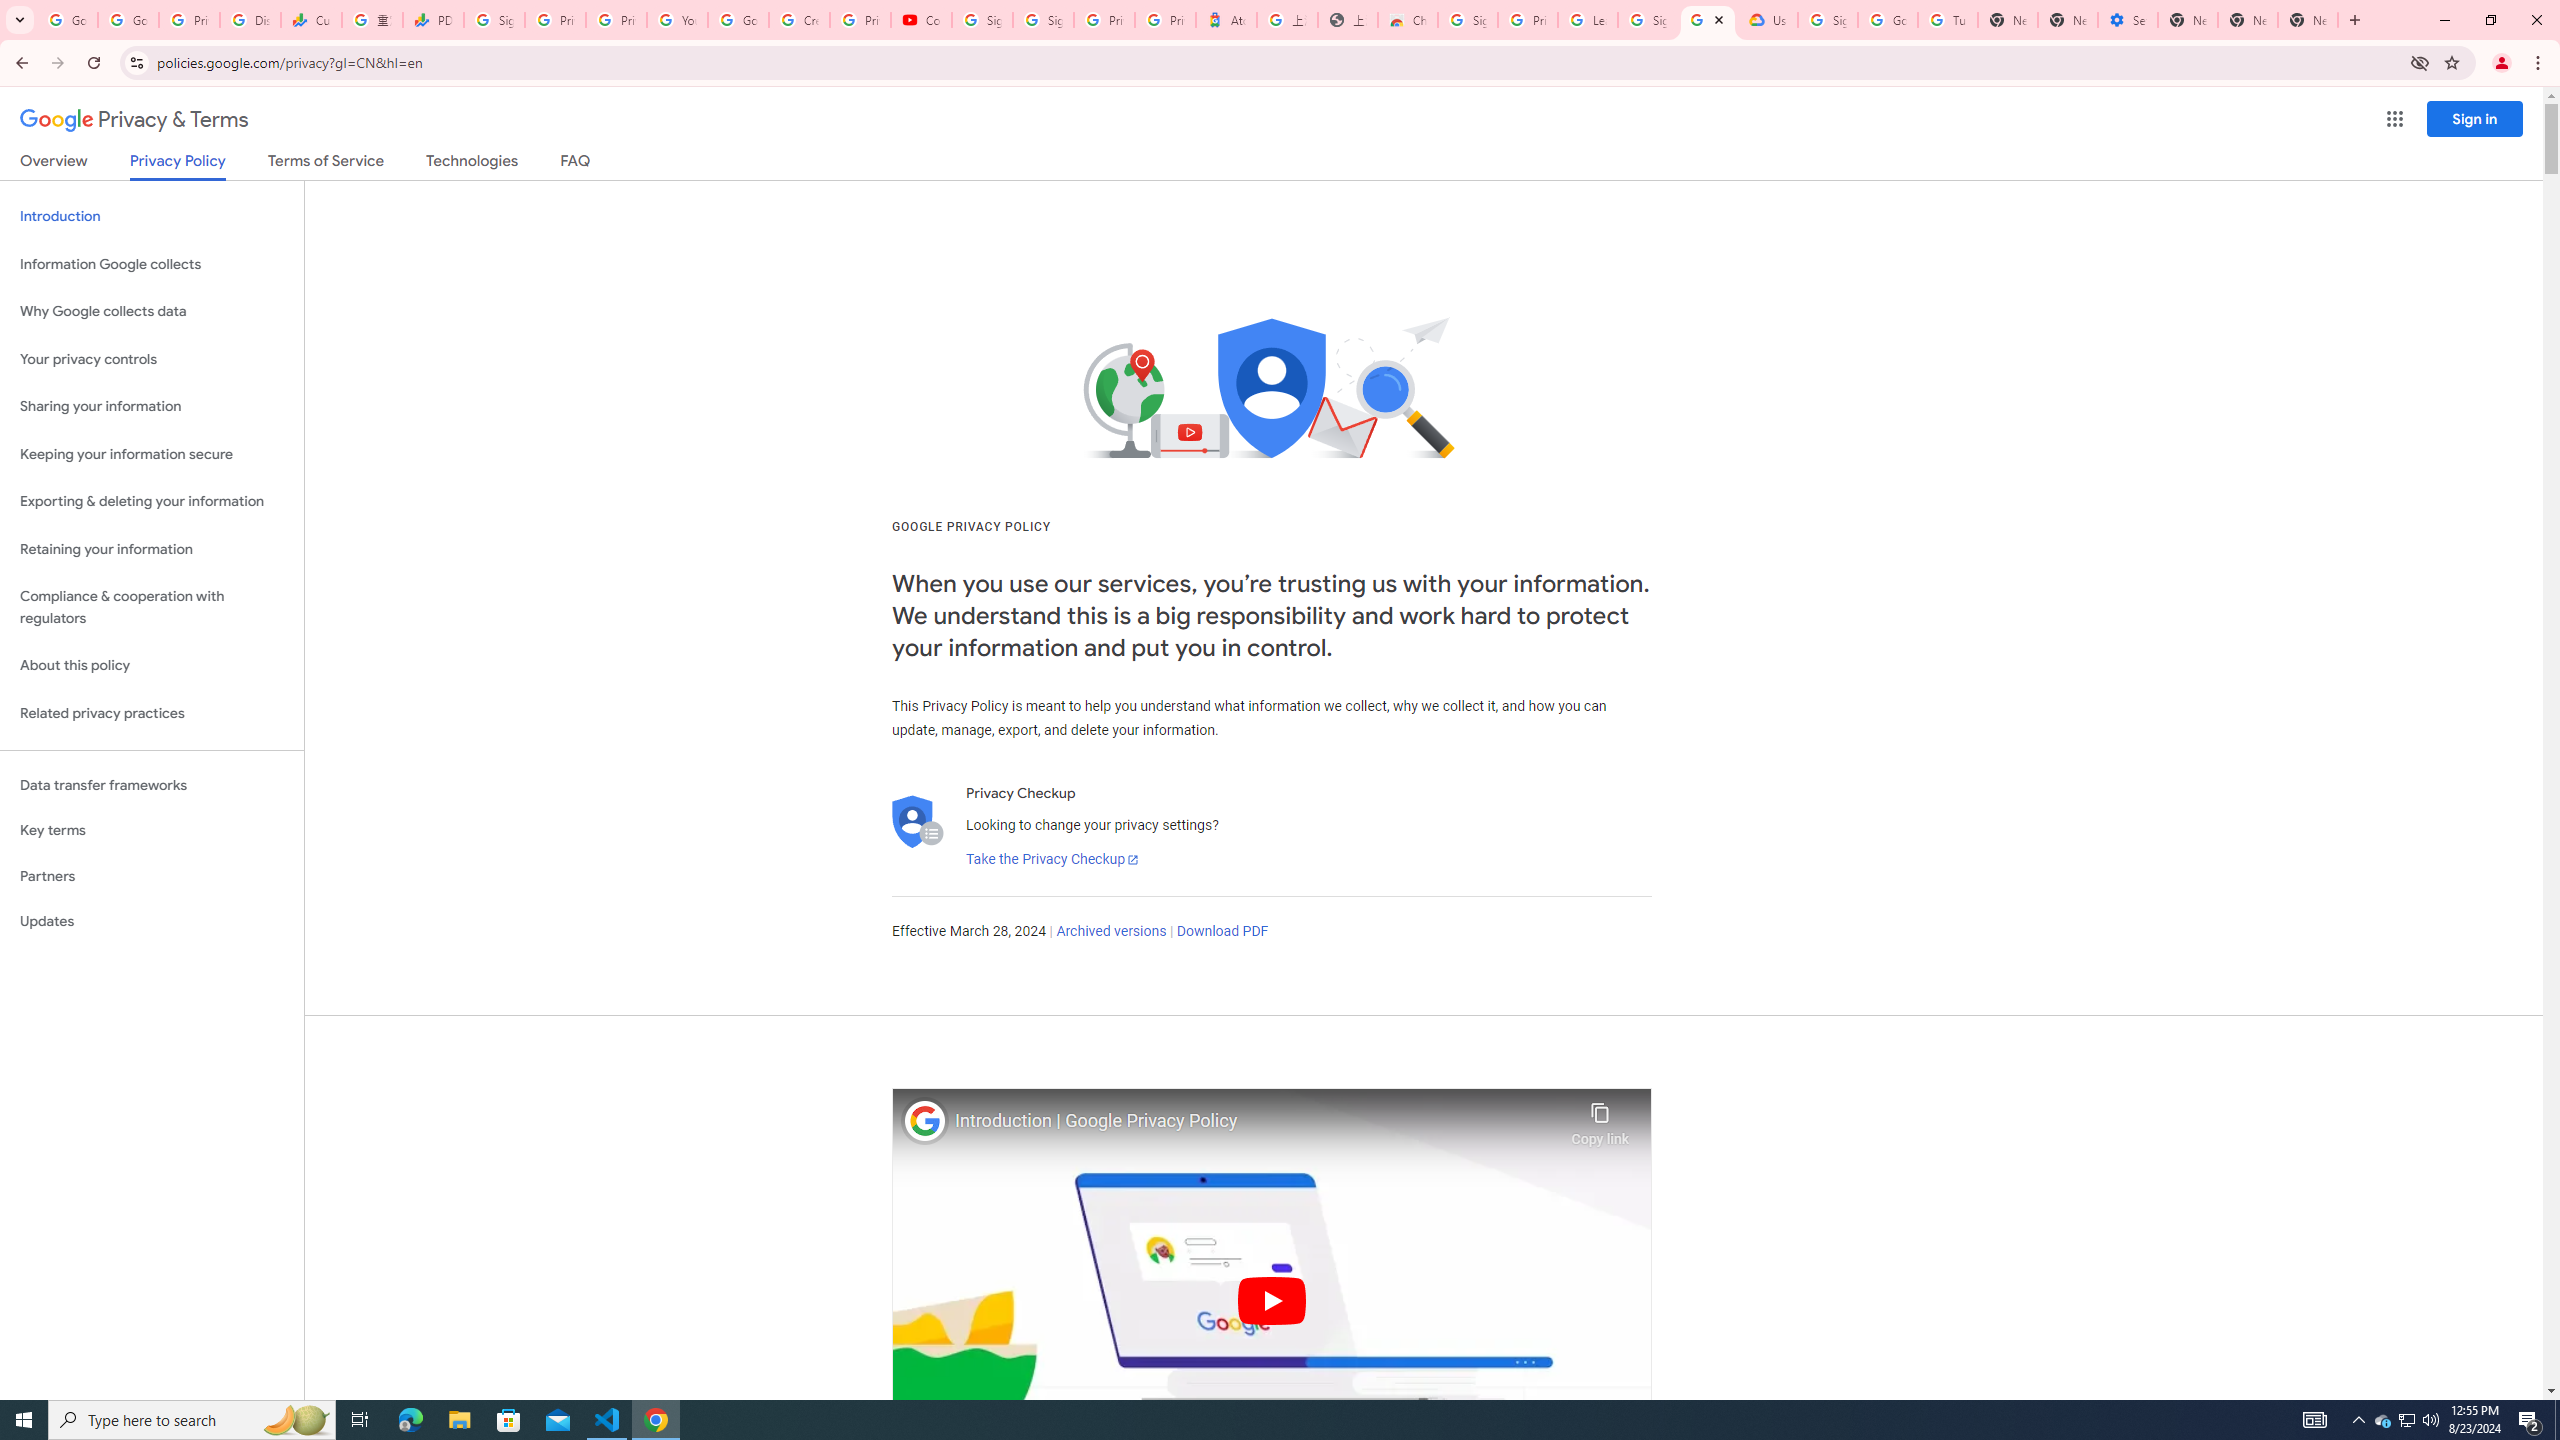 The height and width of the screenshot is (1440, 2560). Describe the element at coordinates (1271, 1299) in the screenshot. I see `'Play'` at that location.